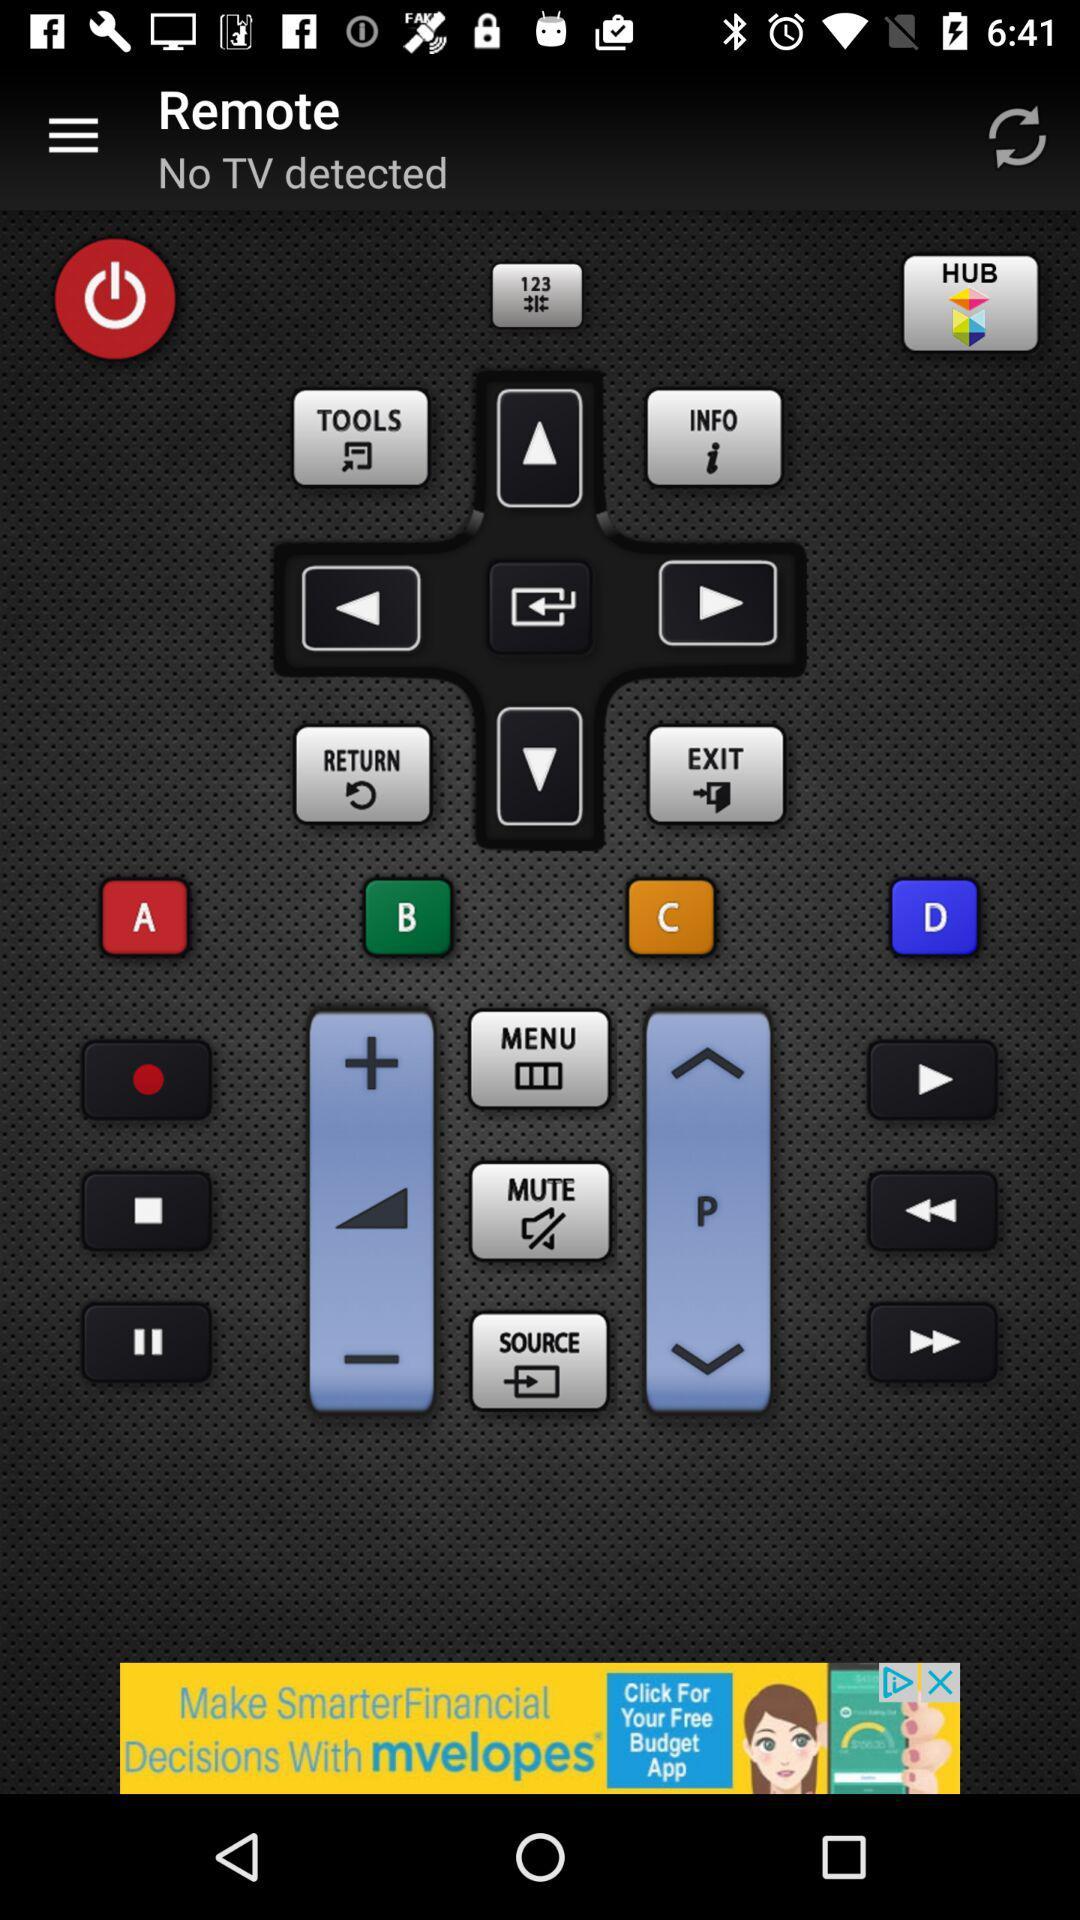 The height and width of the screenshot is (1920, 1080). Describe the element at coordinates (540, 447) in the screenshot. I see `the arrow_upward icon` at that location.